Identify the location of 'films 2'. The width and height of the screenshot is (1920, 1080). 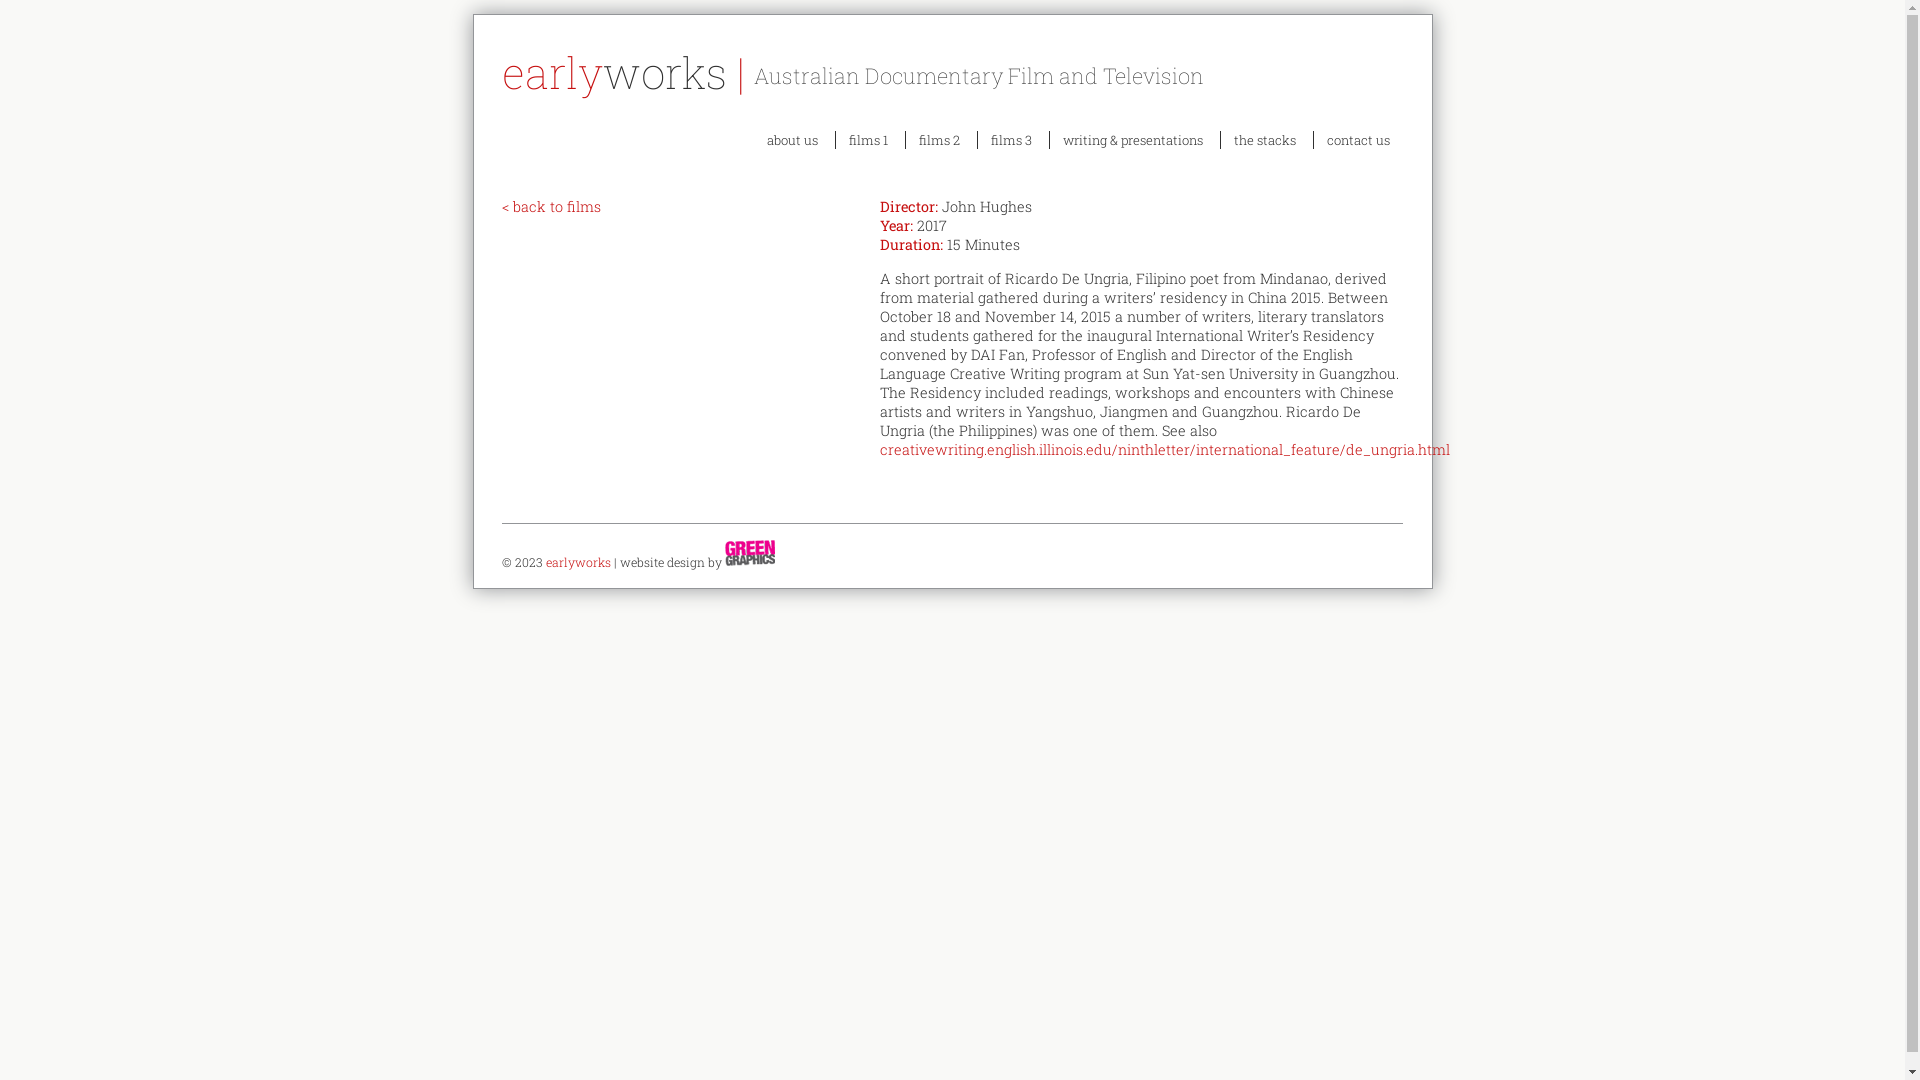
(905, 138).